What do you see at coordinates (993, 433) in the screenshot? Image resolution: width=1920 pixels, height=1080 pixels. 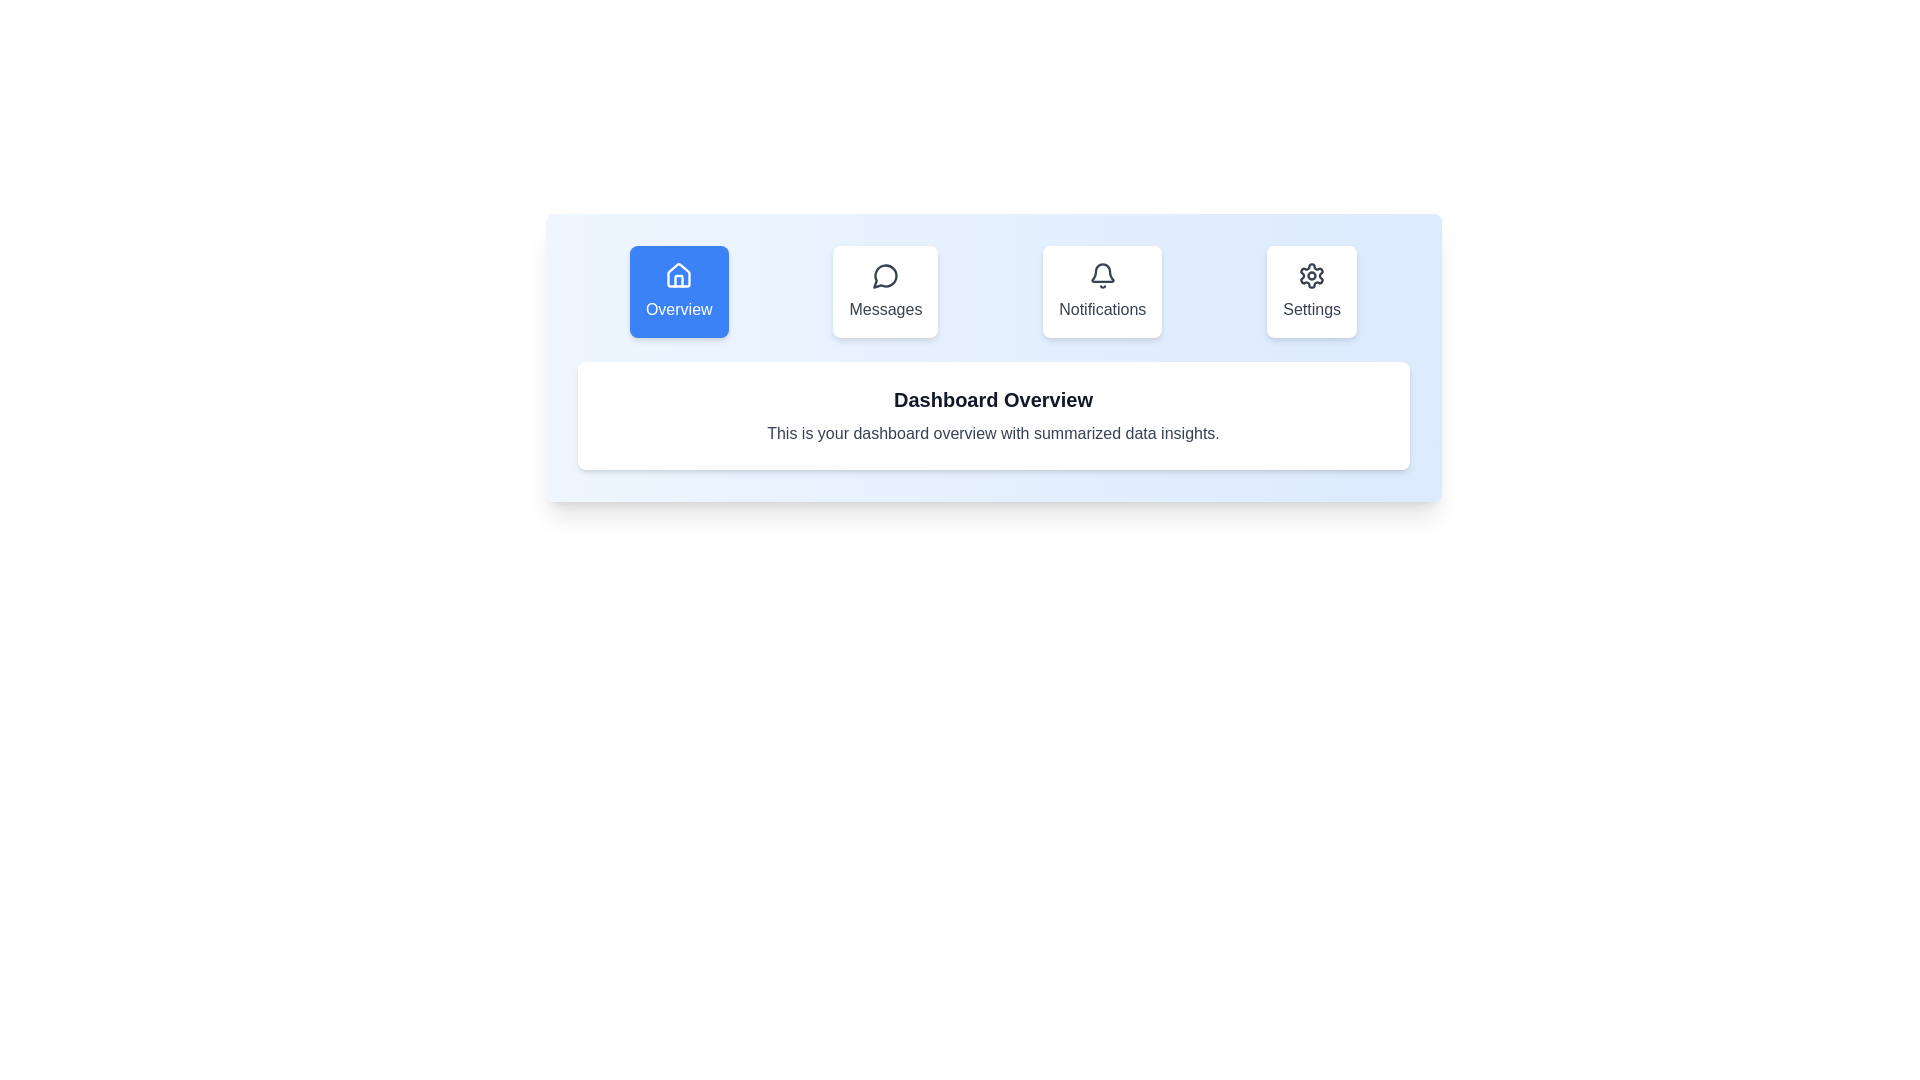 I see `the static text element that provides an overview or explanation of the dashboard's purpose, located beneath the title 'Dashboard Overview'` at bounding box center [993, 433].